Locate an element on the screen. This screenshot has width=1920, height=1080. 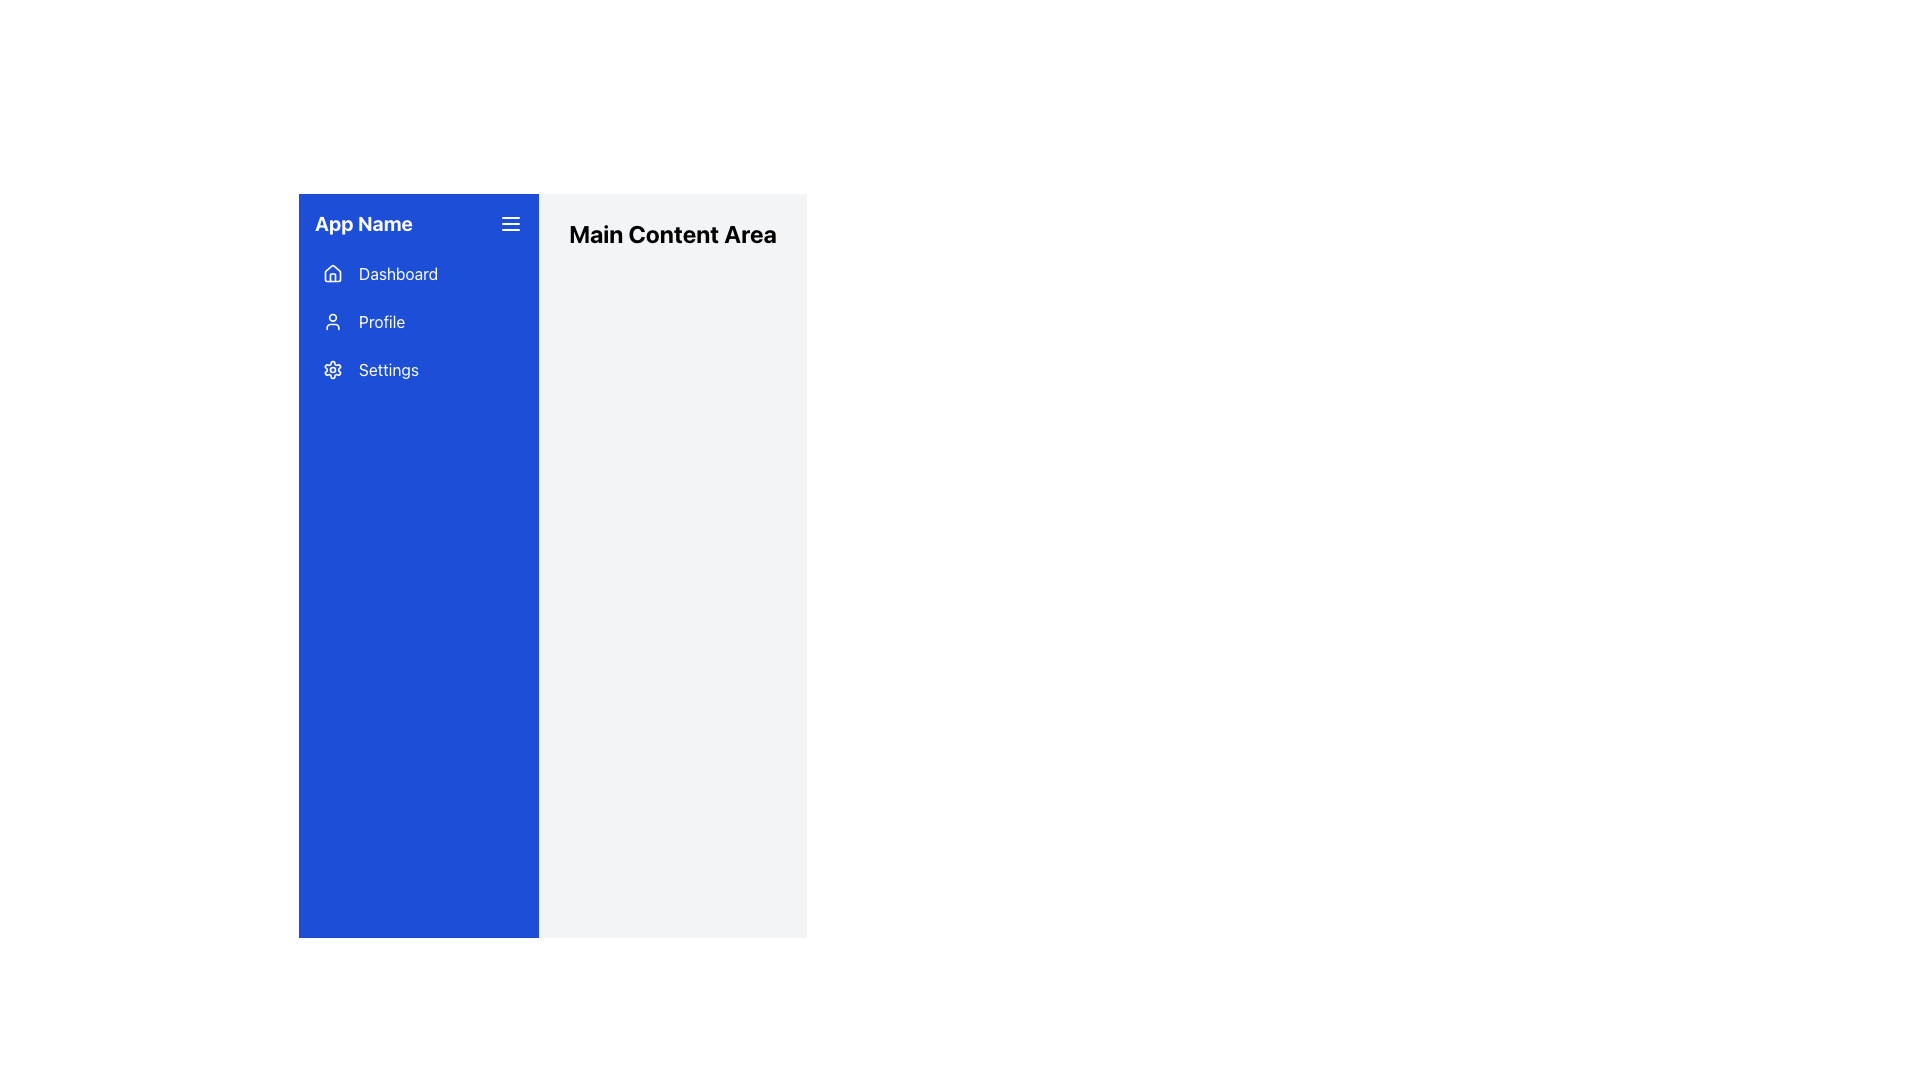
the 'Profile' text label in the vertical navigation sidebar, located between 'Dashboard' and 'Settings' is located at coordinates (382, 320).